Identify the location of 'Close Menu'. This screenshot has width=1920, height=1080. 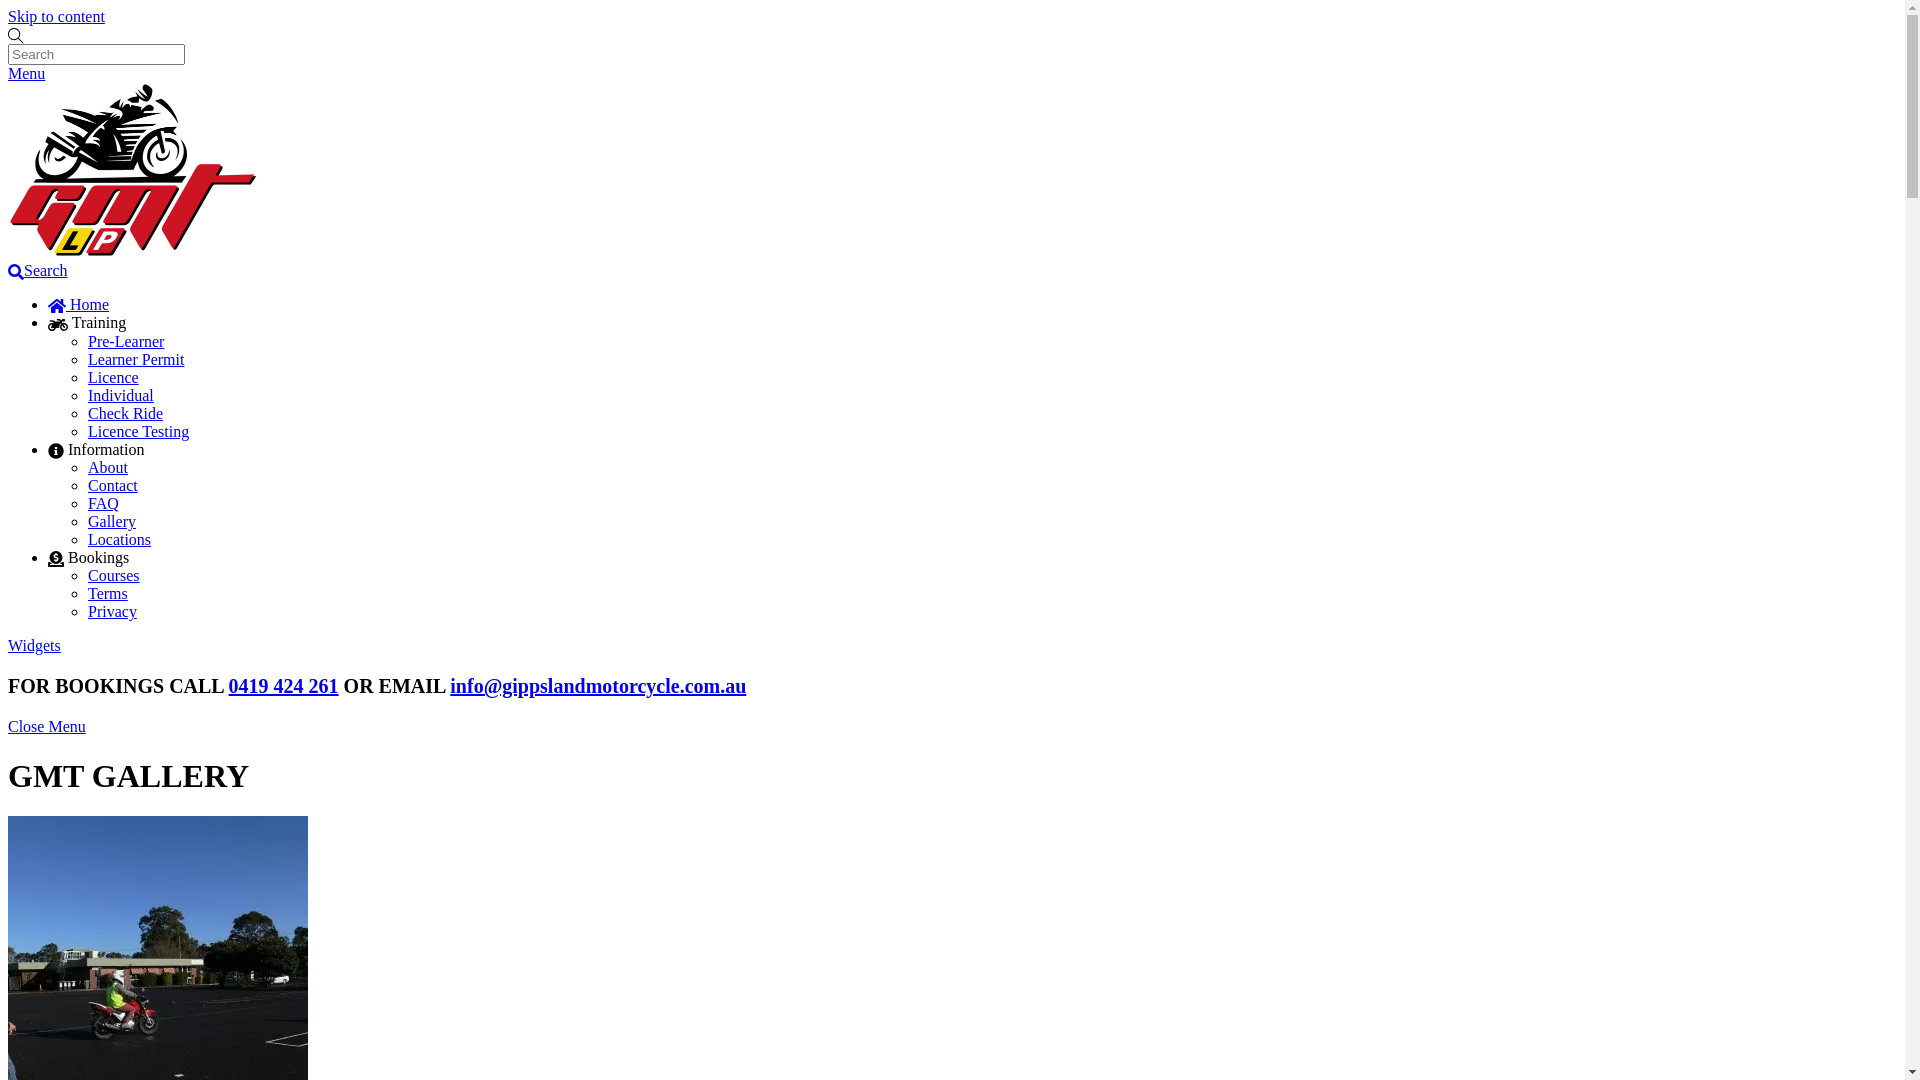
(47, 726).